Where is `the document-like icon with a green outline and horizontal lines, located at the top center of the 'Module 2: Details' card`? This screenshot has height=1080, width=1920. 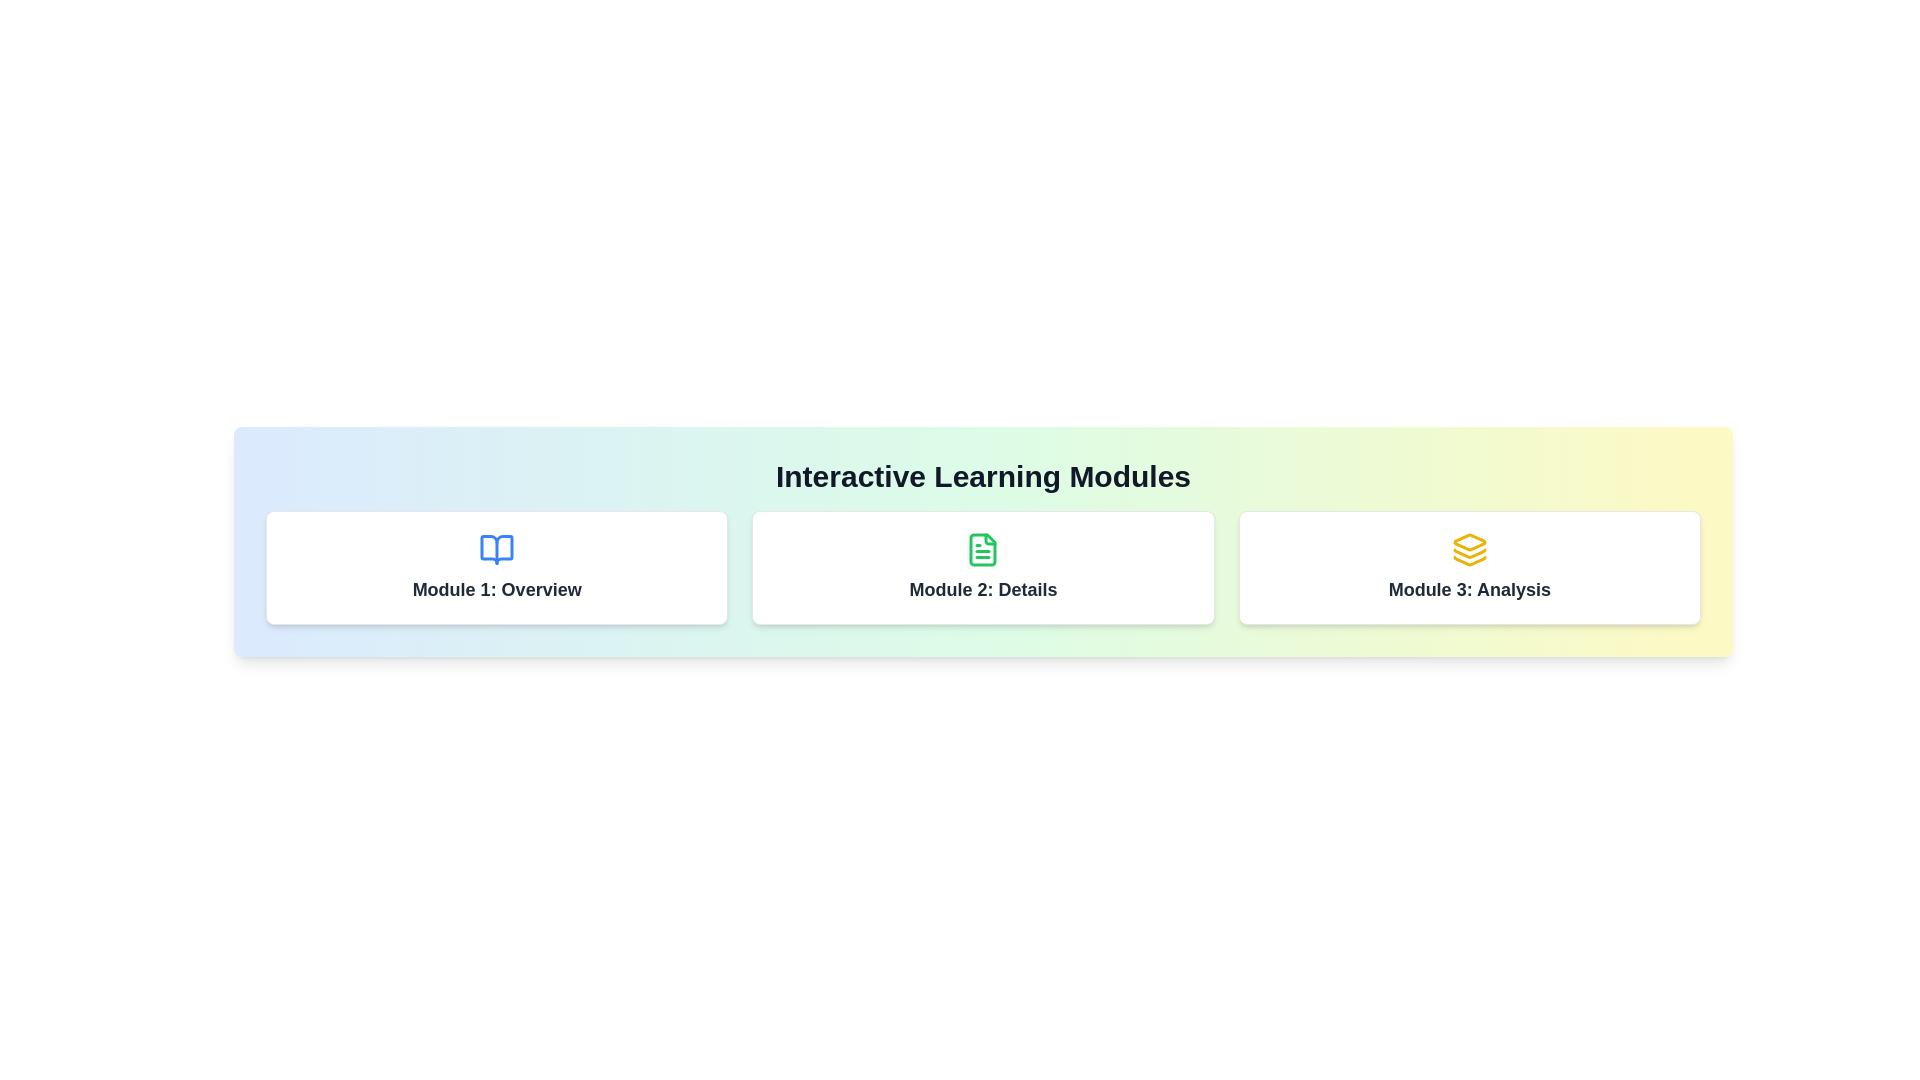
the document-like icon with a green outline and horizontal lines, located at the top center of the 'Module 2: Details' card is located at coordinates (983, 550).